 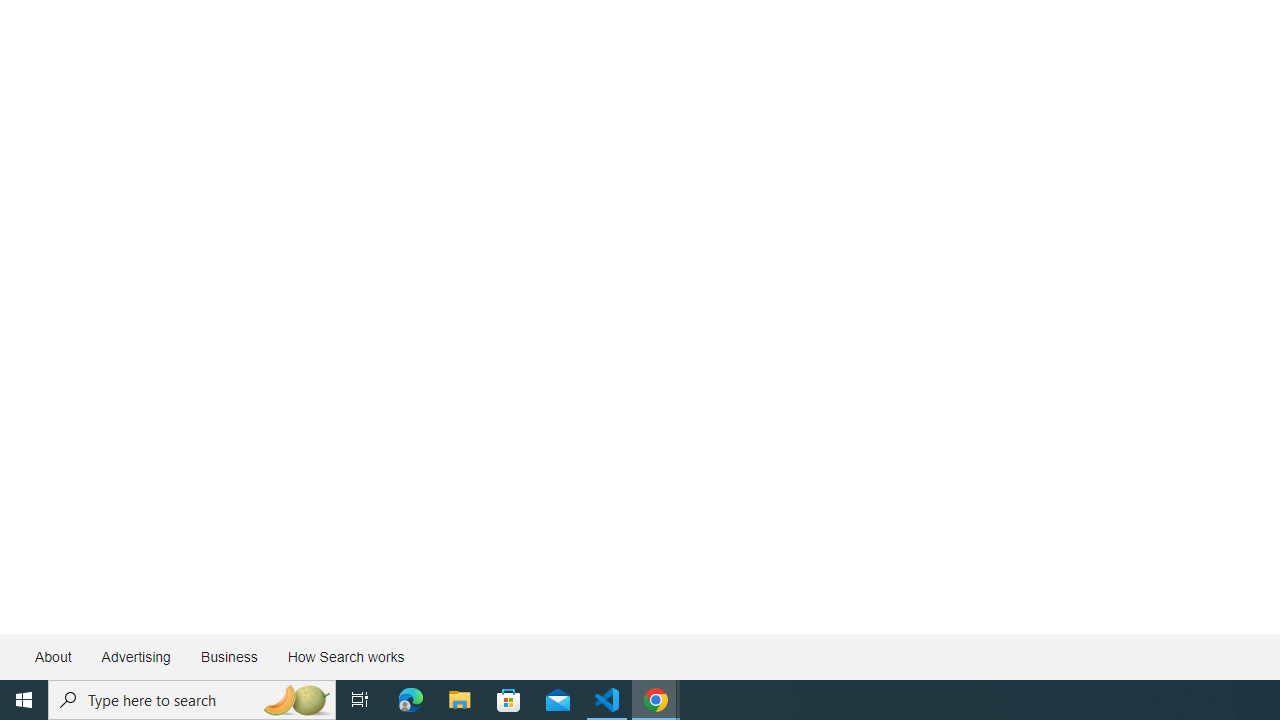 I want to click on 'About', so click(x=53, y=657).